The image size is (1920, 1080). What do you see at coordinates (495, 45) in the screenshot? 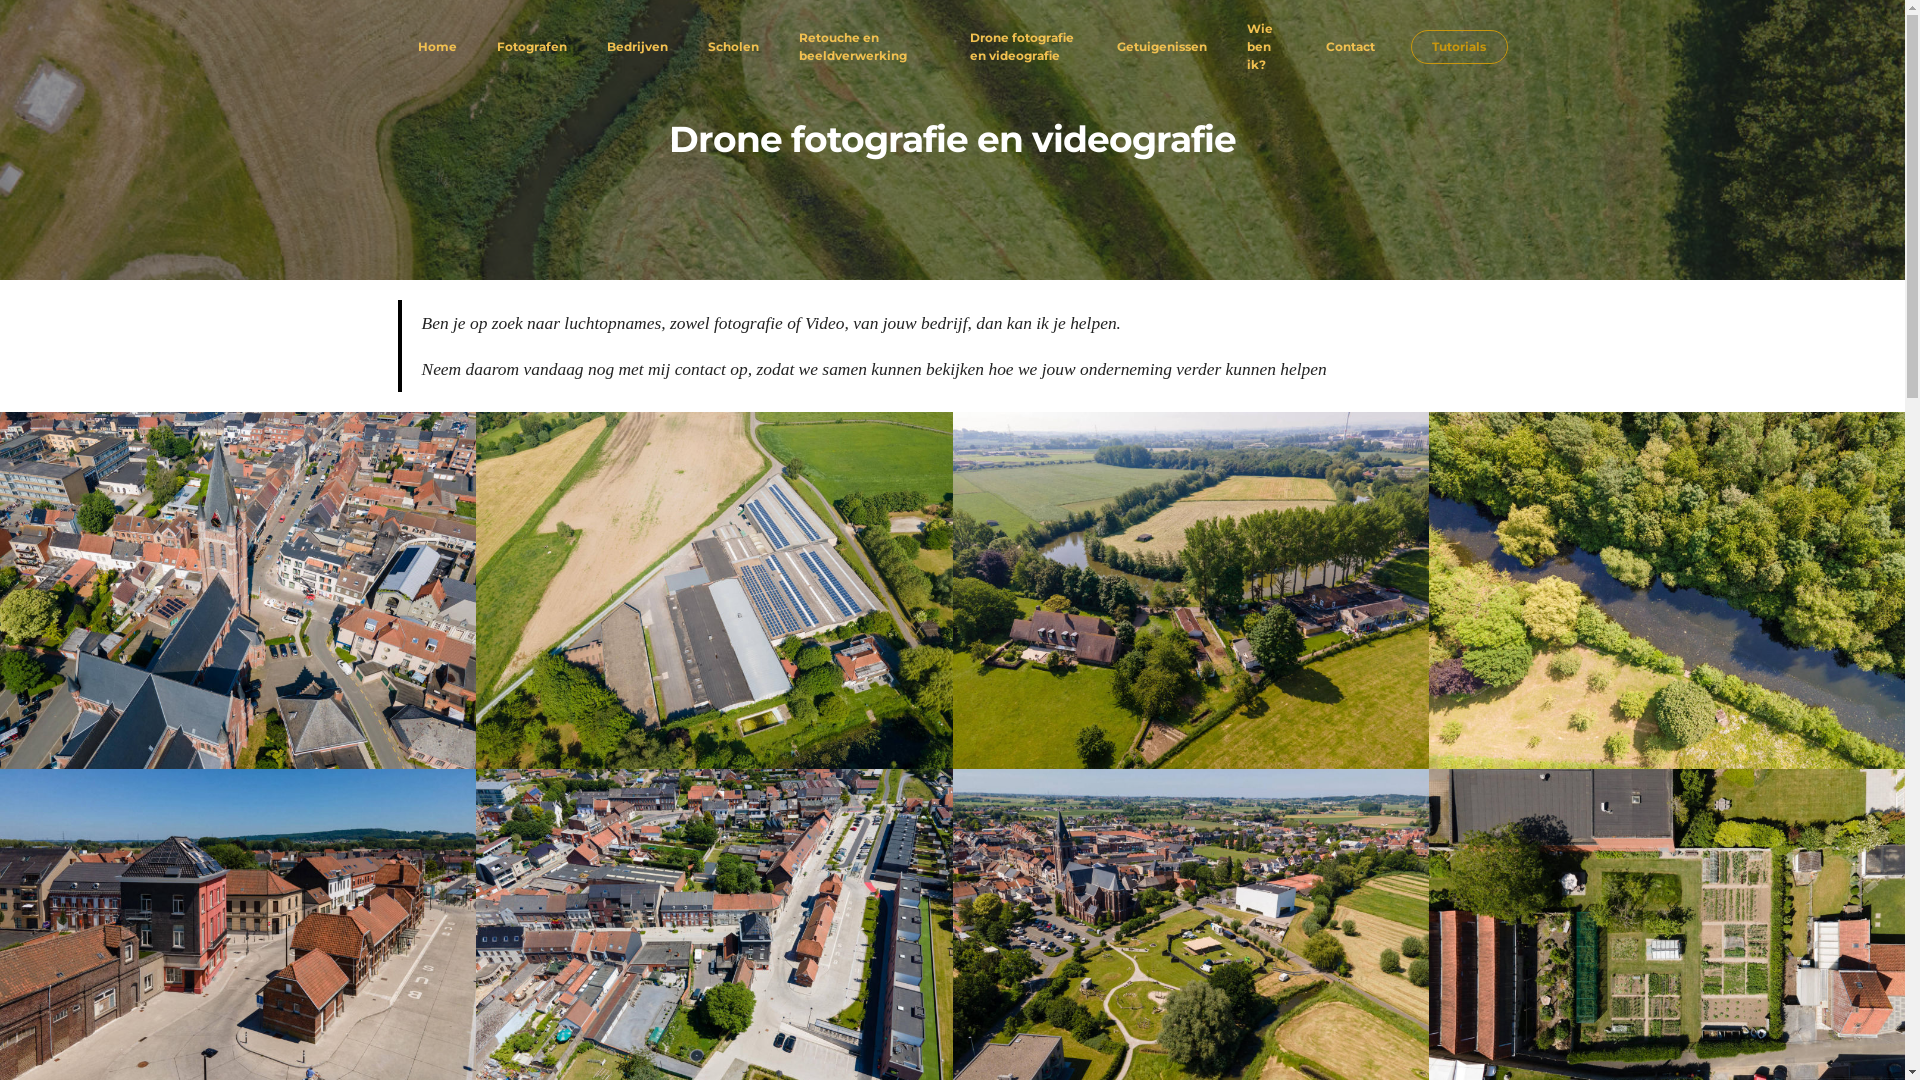
I see `'Fotografen'` at bounding box center [495, 45].